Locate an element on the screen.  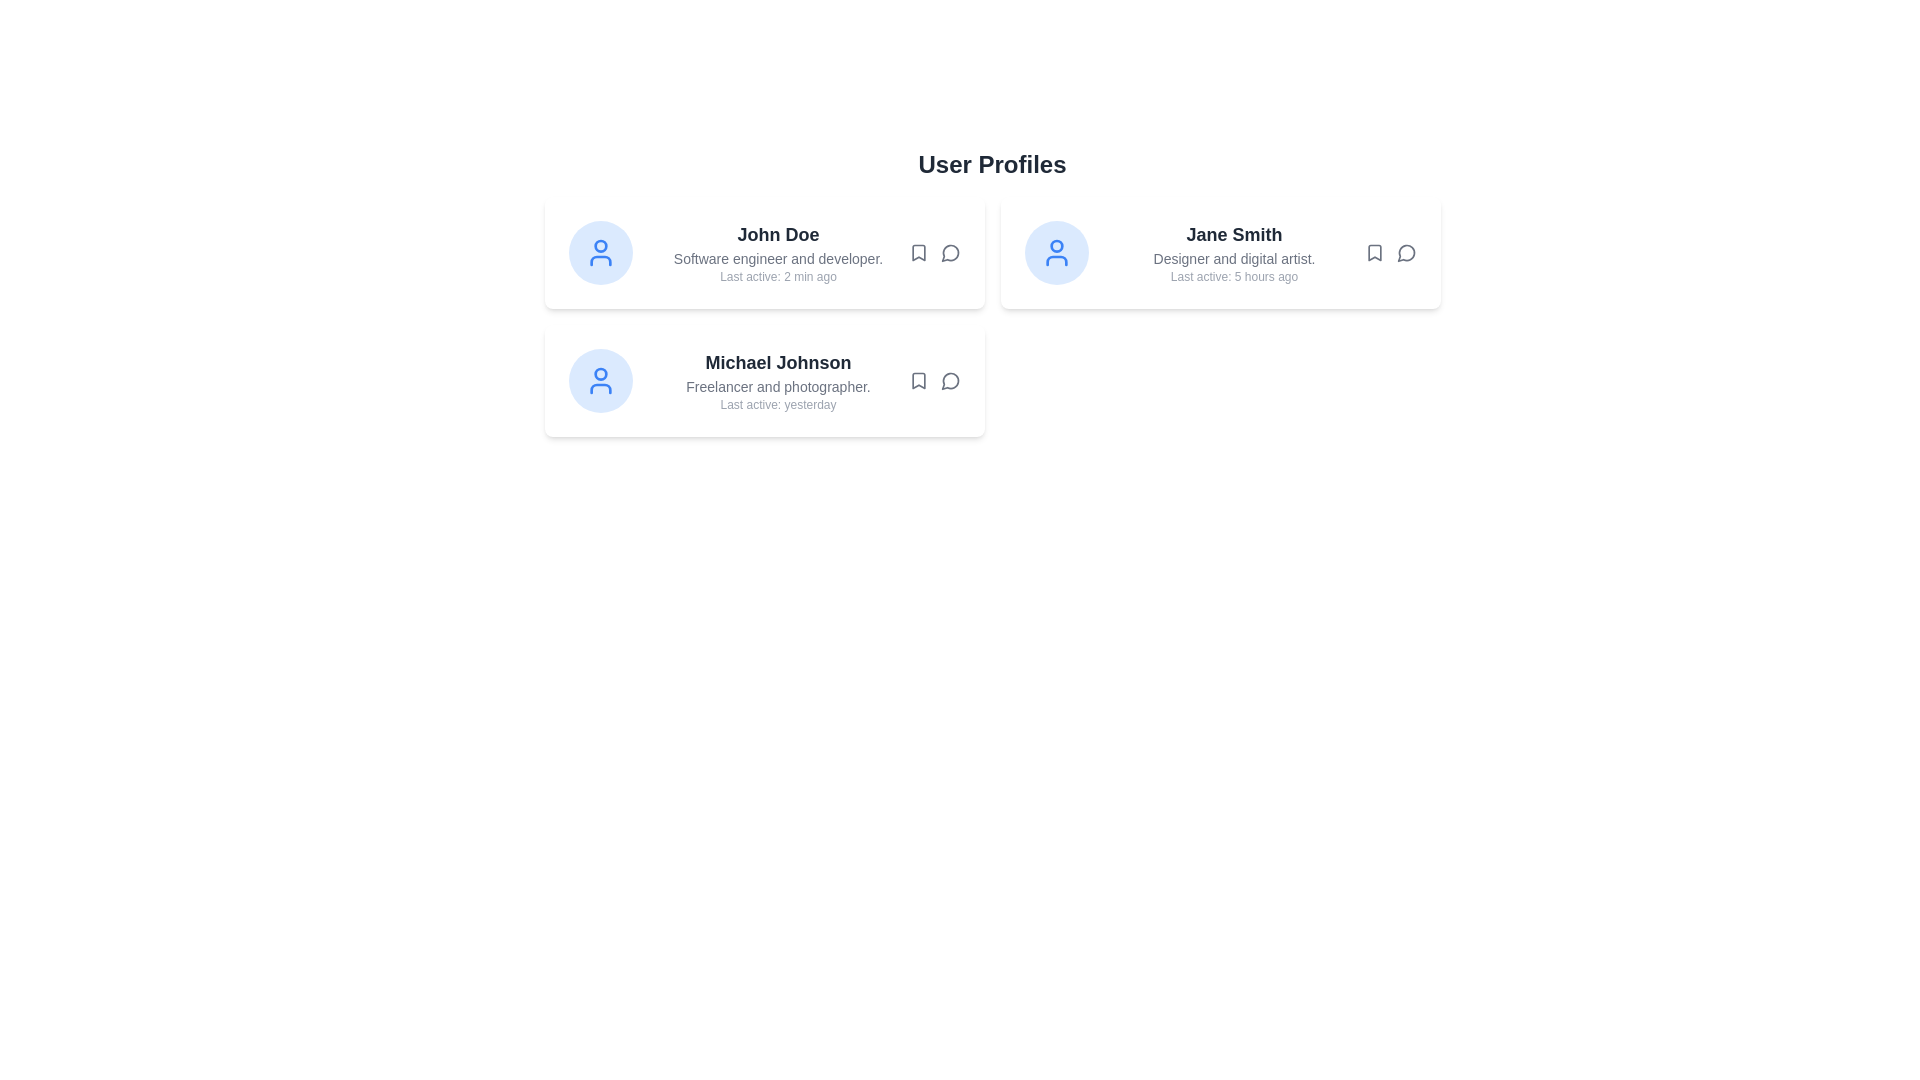
the text component labeled 'Michael Johnson' is located at coordinates (777, 362).